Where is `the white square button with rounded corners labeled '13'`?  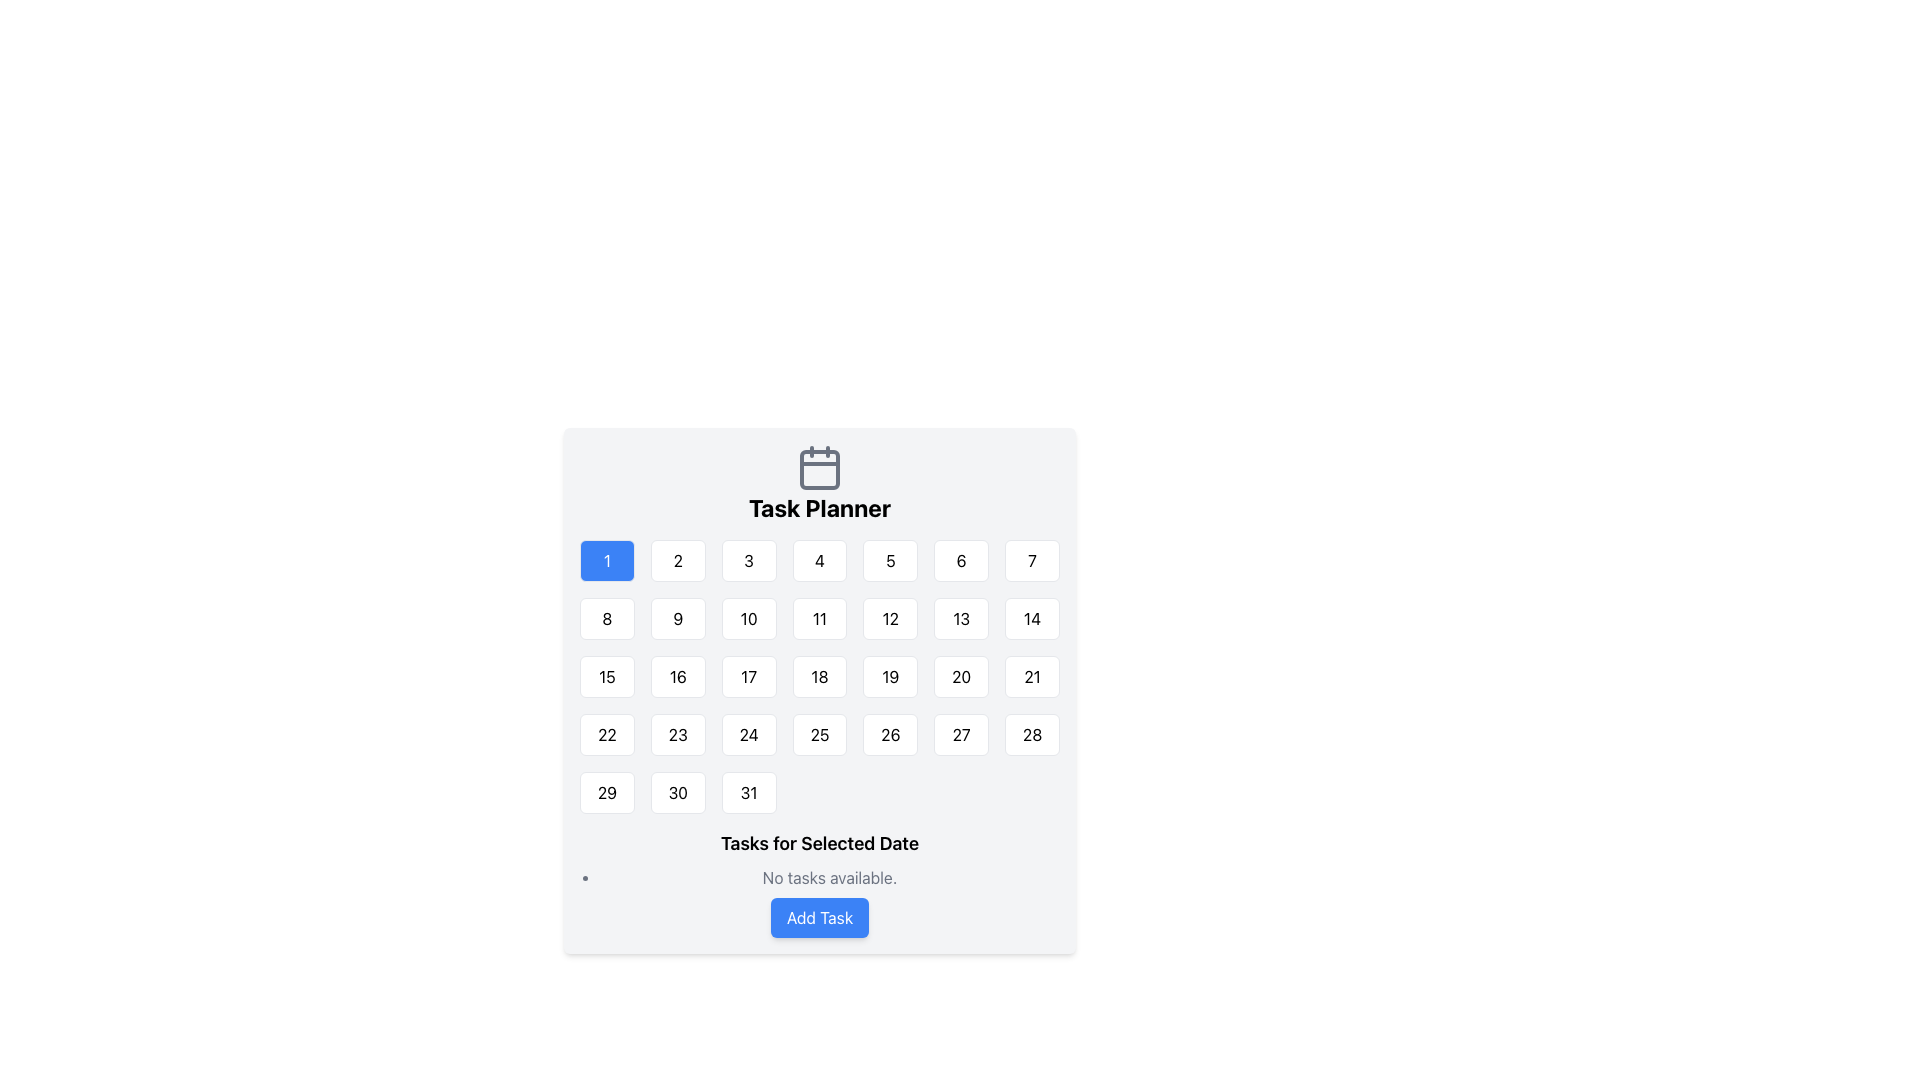 the white square button with rounded corners labeled '13' is located at coordinates (961, 617).